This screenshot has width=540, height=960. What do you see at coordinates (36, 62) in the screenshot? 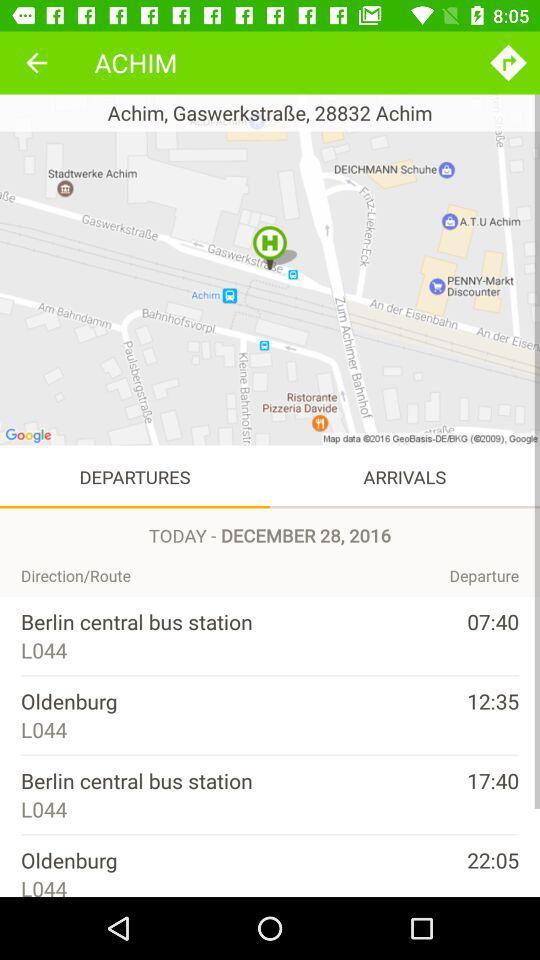
I see `the item next to the achim item` at bounding box center [36, 62].